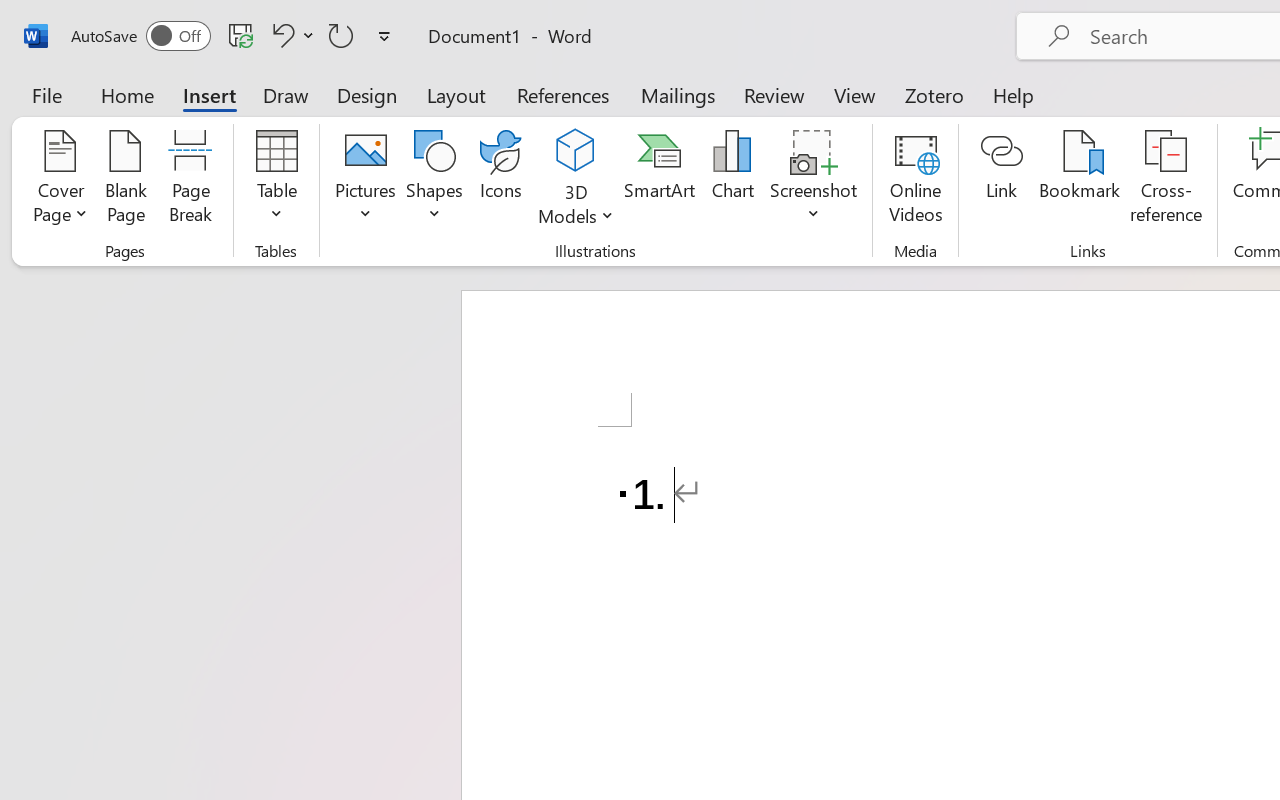 This screenshot has height=800, width=1280. What do you see at coordinates (1078, 179) in the screenshot?
I see `'Bookmark...'` at bounding box center [1078, 179].